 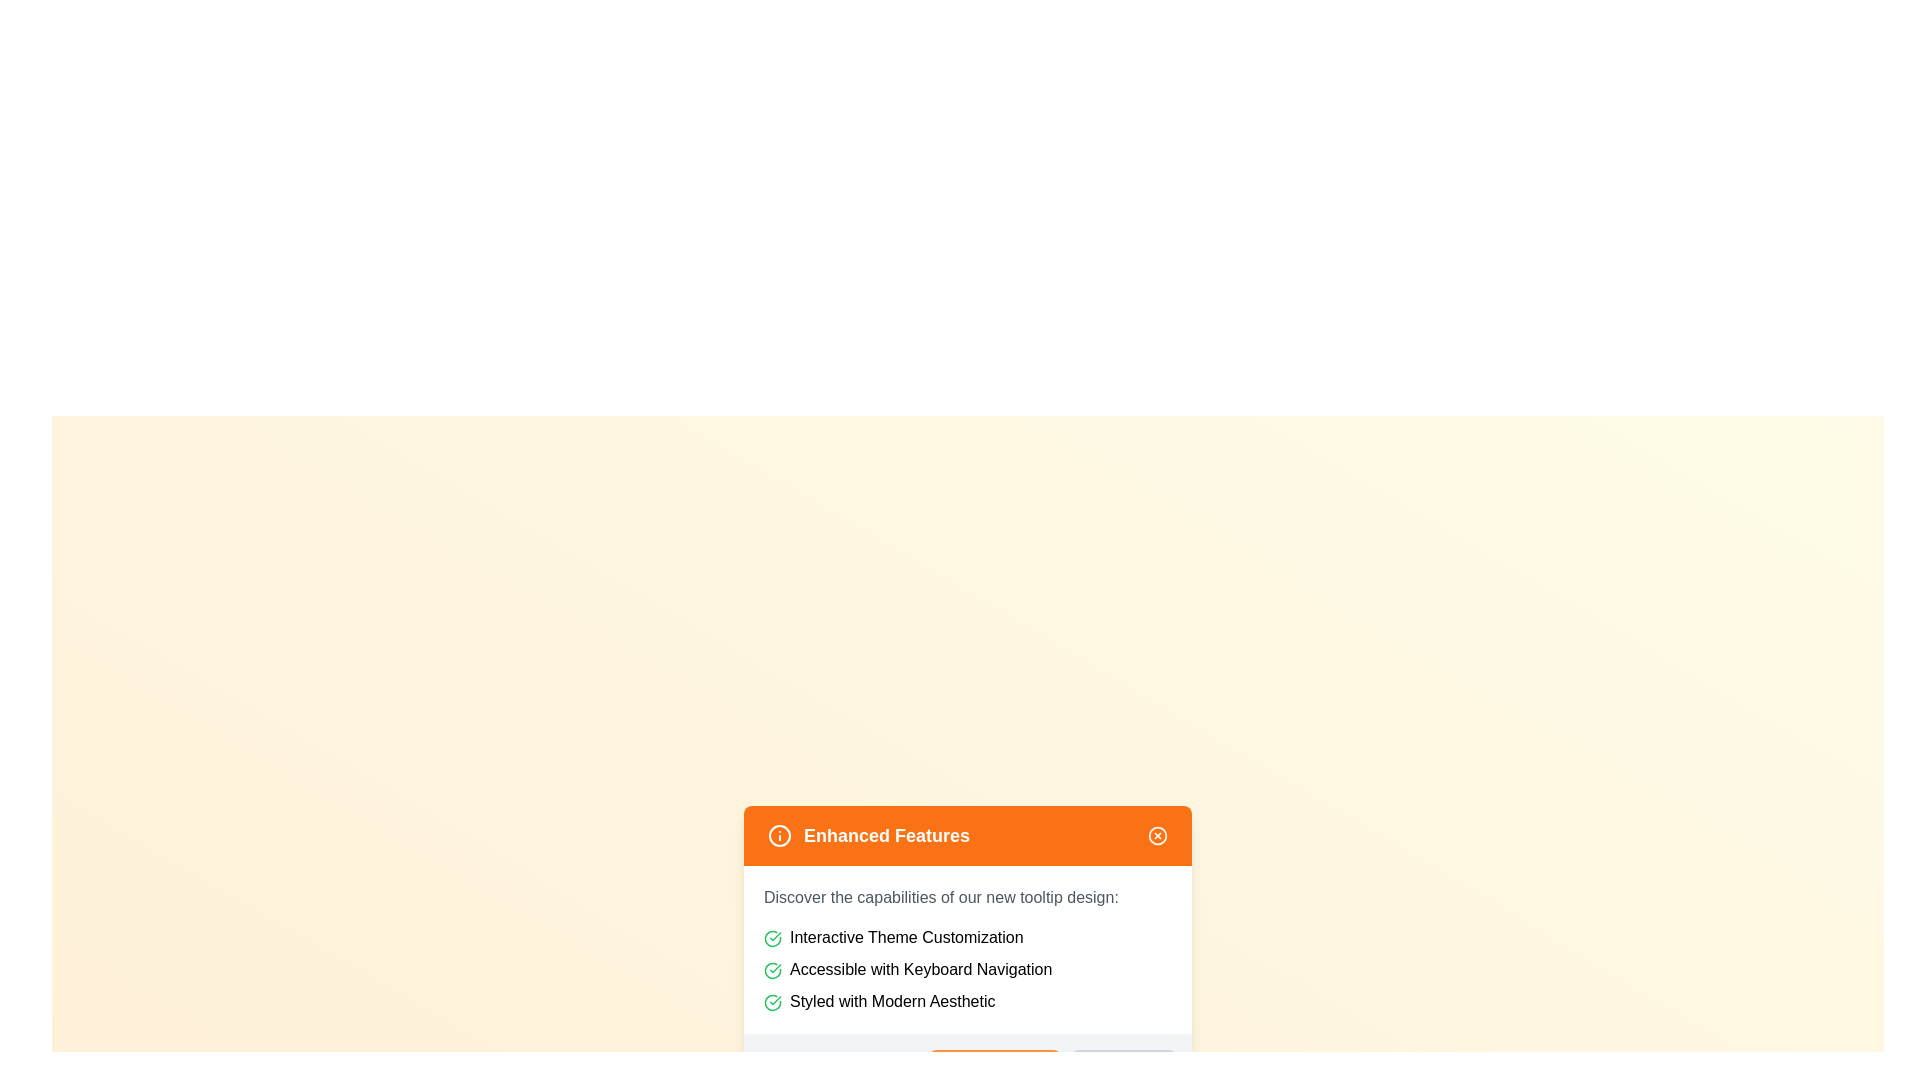 What do you see at coordinates (778, 836) in the screenshot?
I see `the circular icon in the top-left corner of the orange header bar labeled 'Enhanced Features'` at bounding box center [778, 836].